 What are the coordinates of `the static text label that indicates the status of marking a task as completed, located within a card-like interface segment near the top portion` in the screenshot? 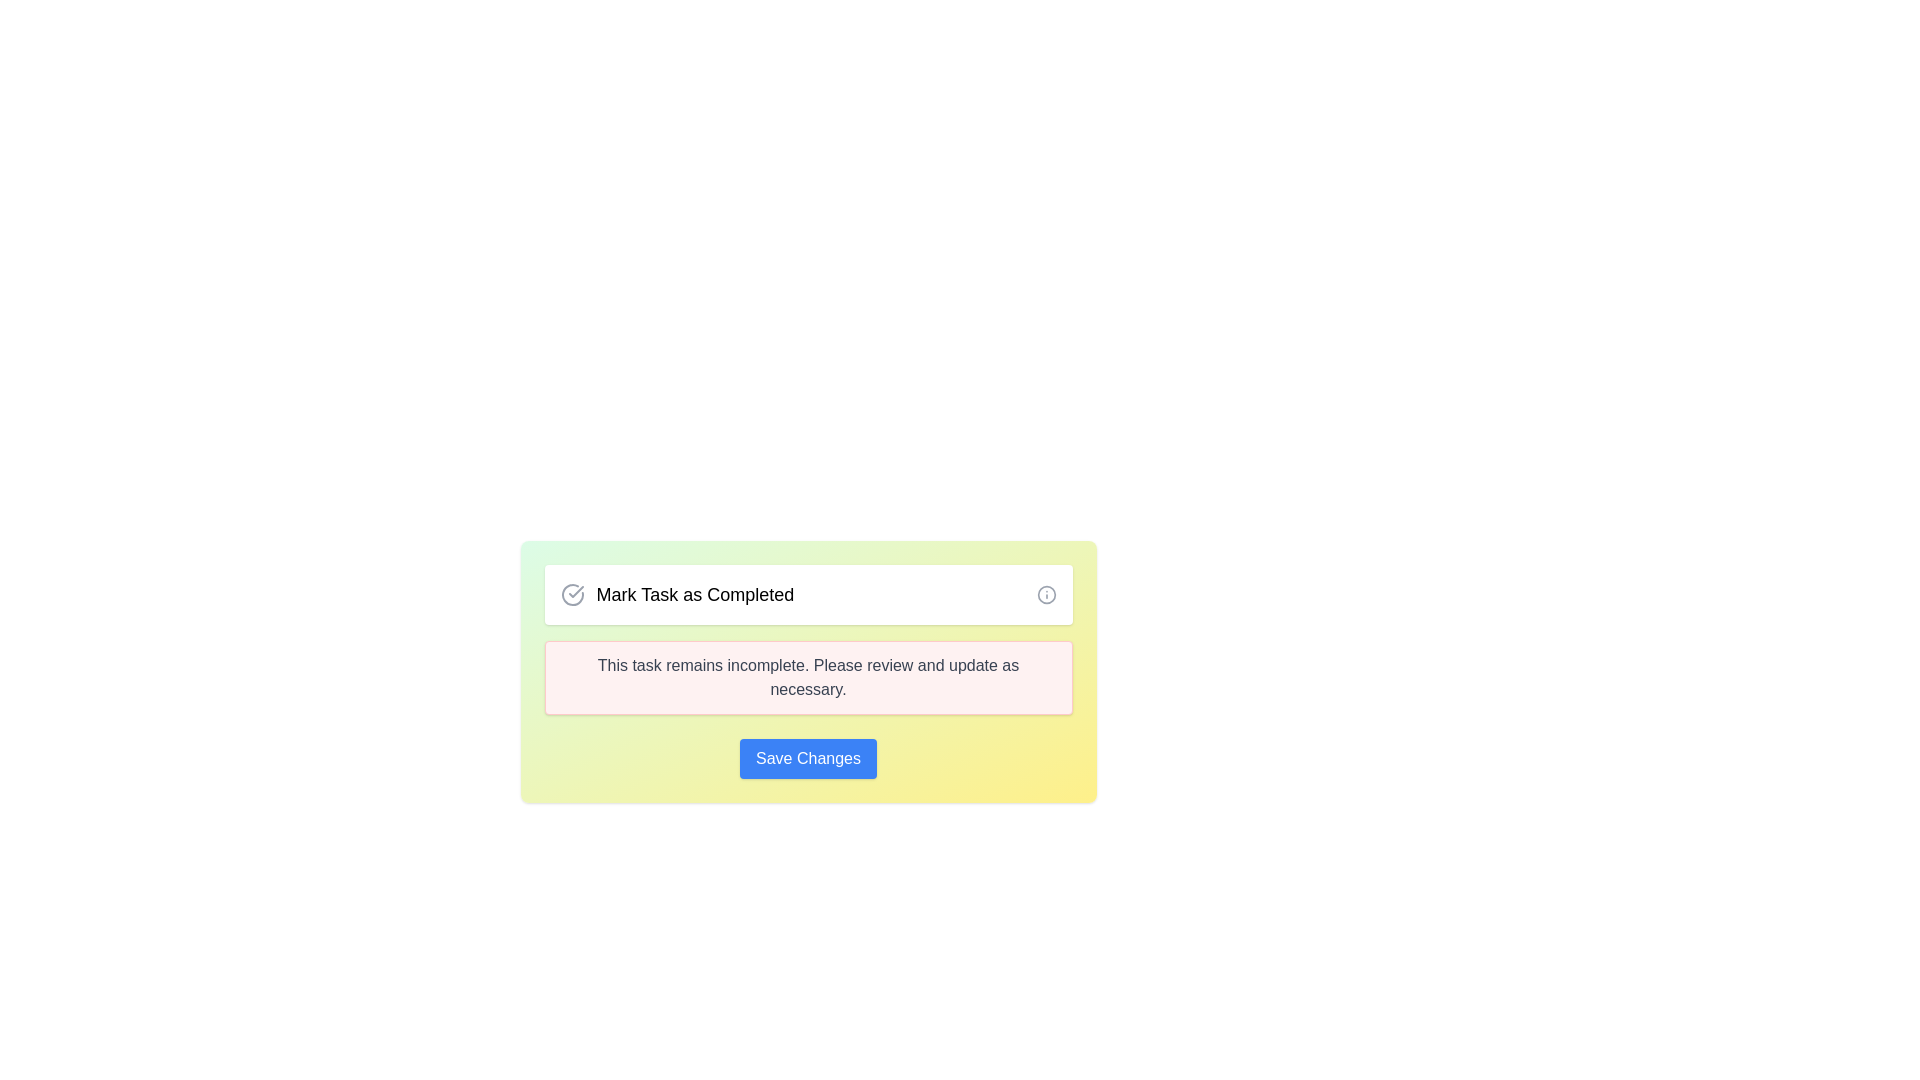 It's located at (695, 593).